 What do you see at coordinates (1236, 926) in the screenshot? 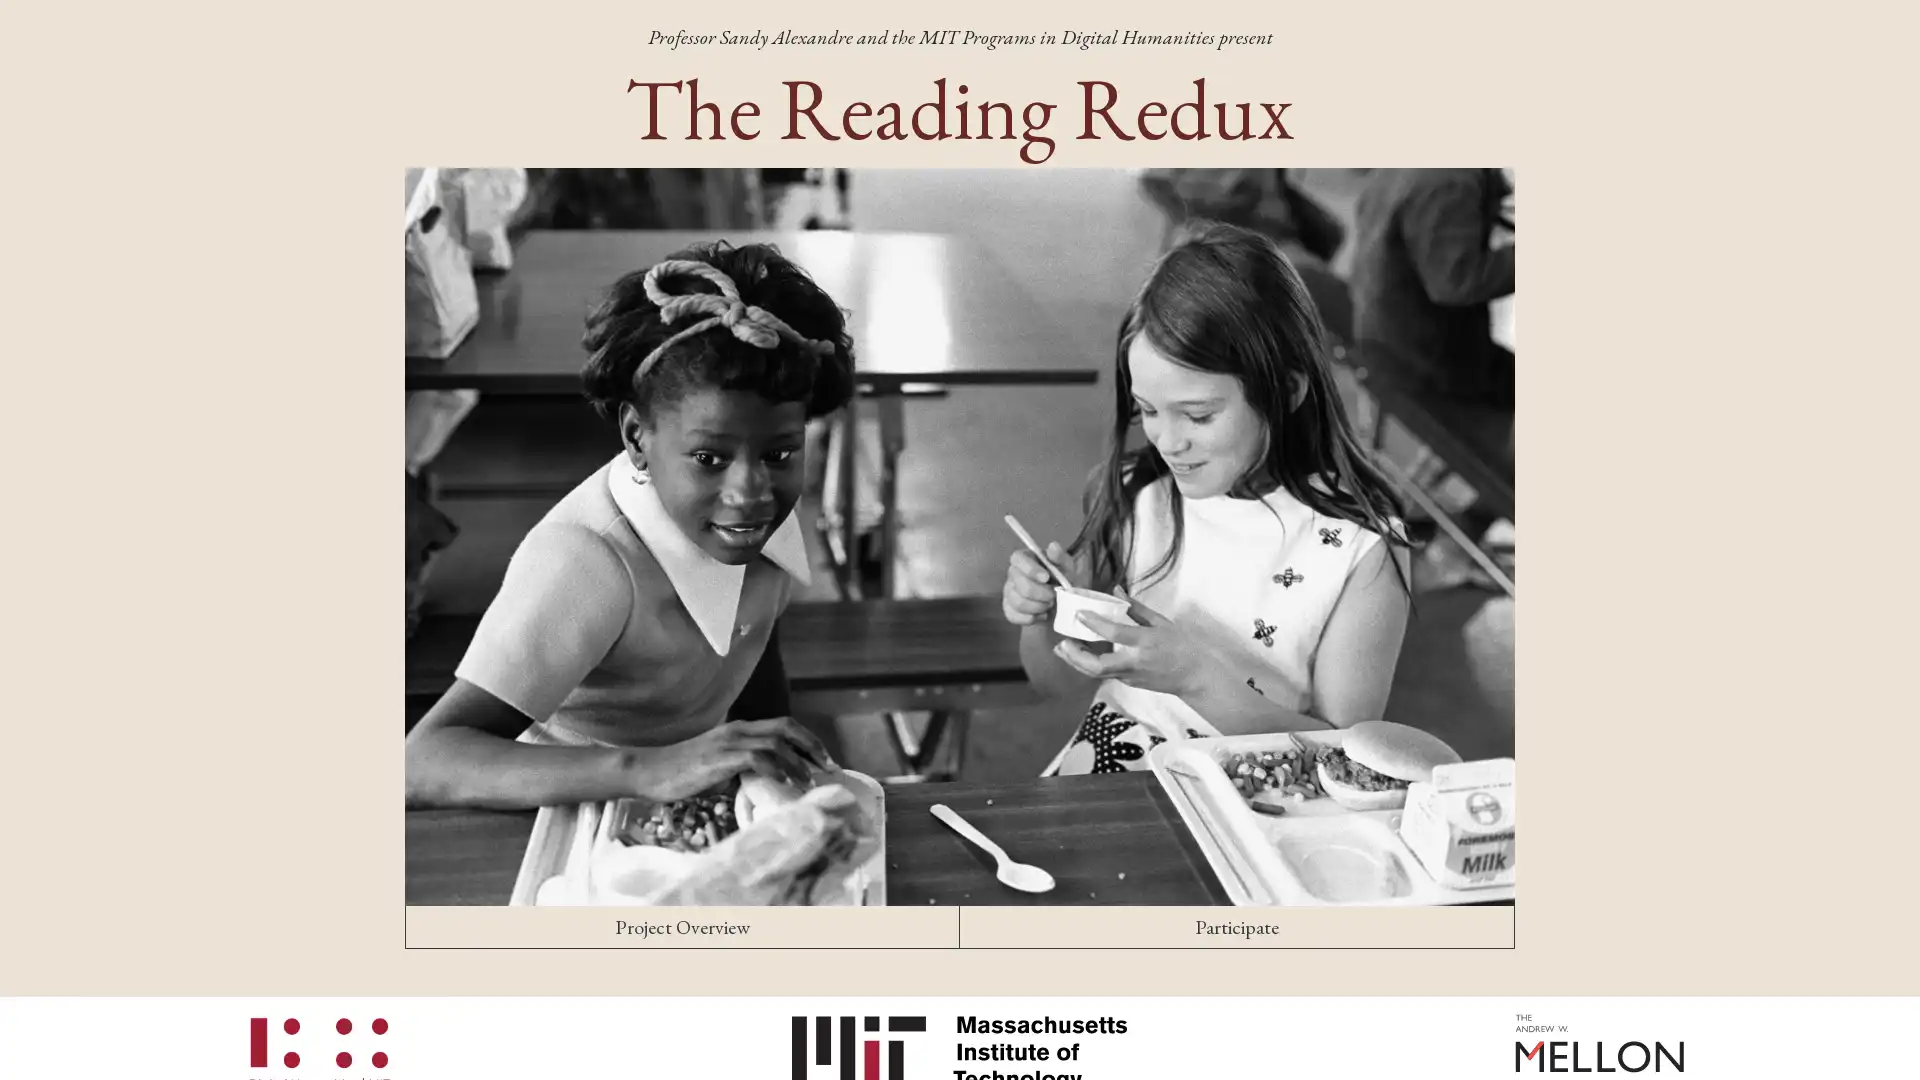
I see `Participate` at bounding box center [1236, 926].